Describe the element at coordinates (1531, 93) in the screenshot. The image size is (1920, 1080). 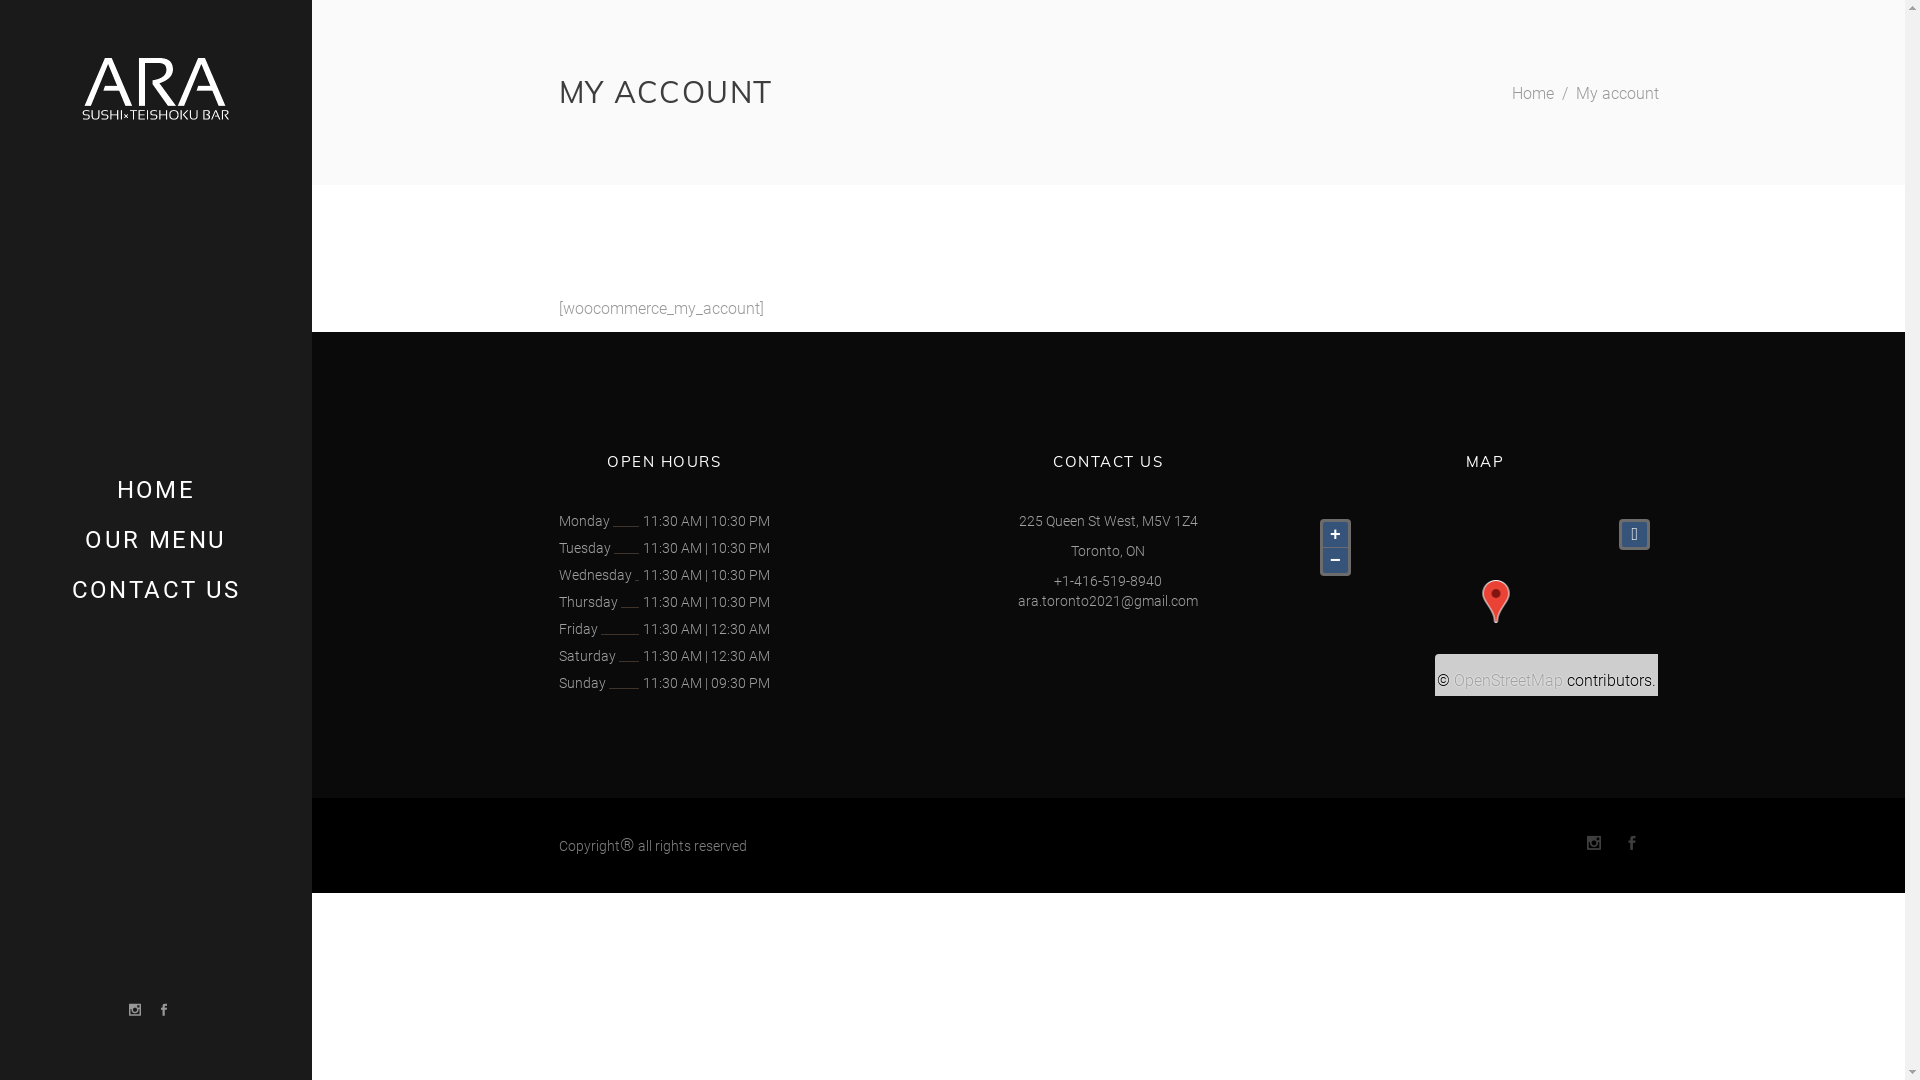
I see `'Home'` at that location.